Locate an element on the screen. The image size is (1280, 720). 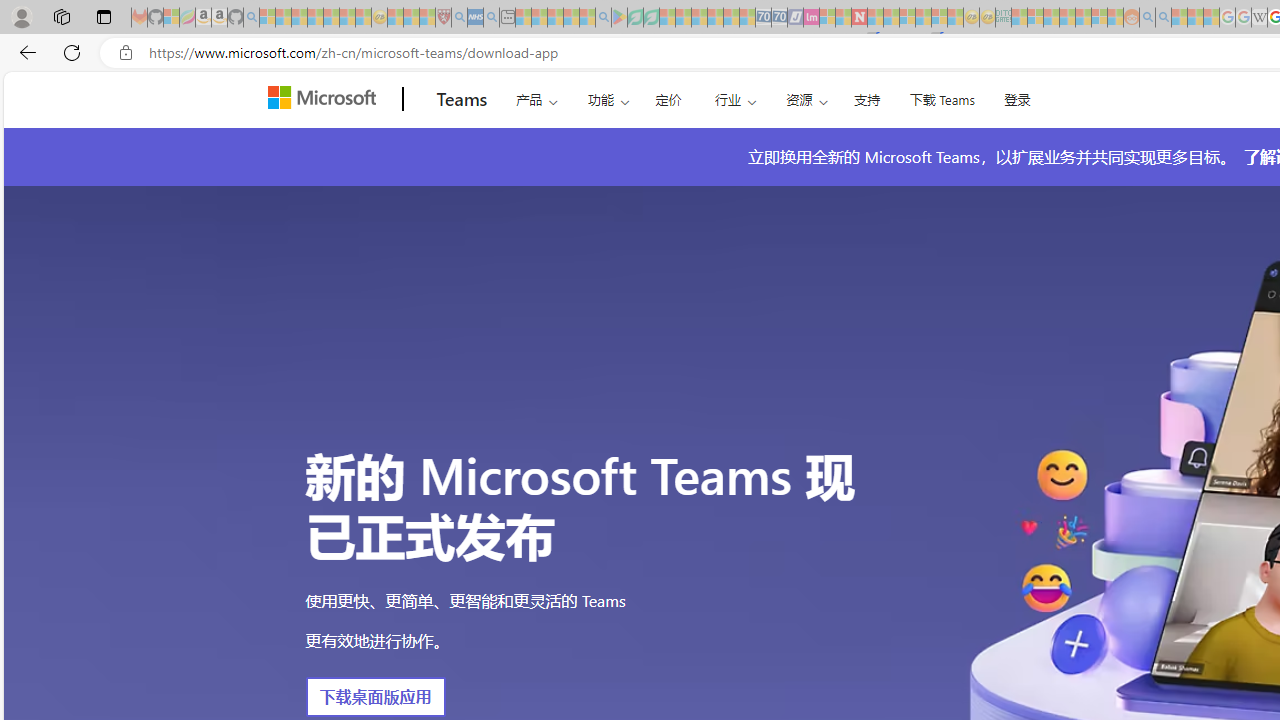
'Kinda Frugal - MSN - Sleeping' is located at coordinates (1082, 17).